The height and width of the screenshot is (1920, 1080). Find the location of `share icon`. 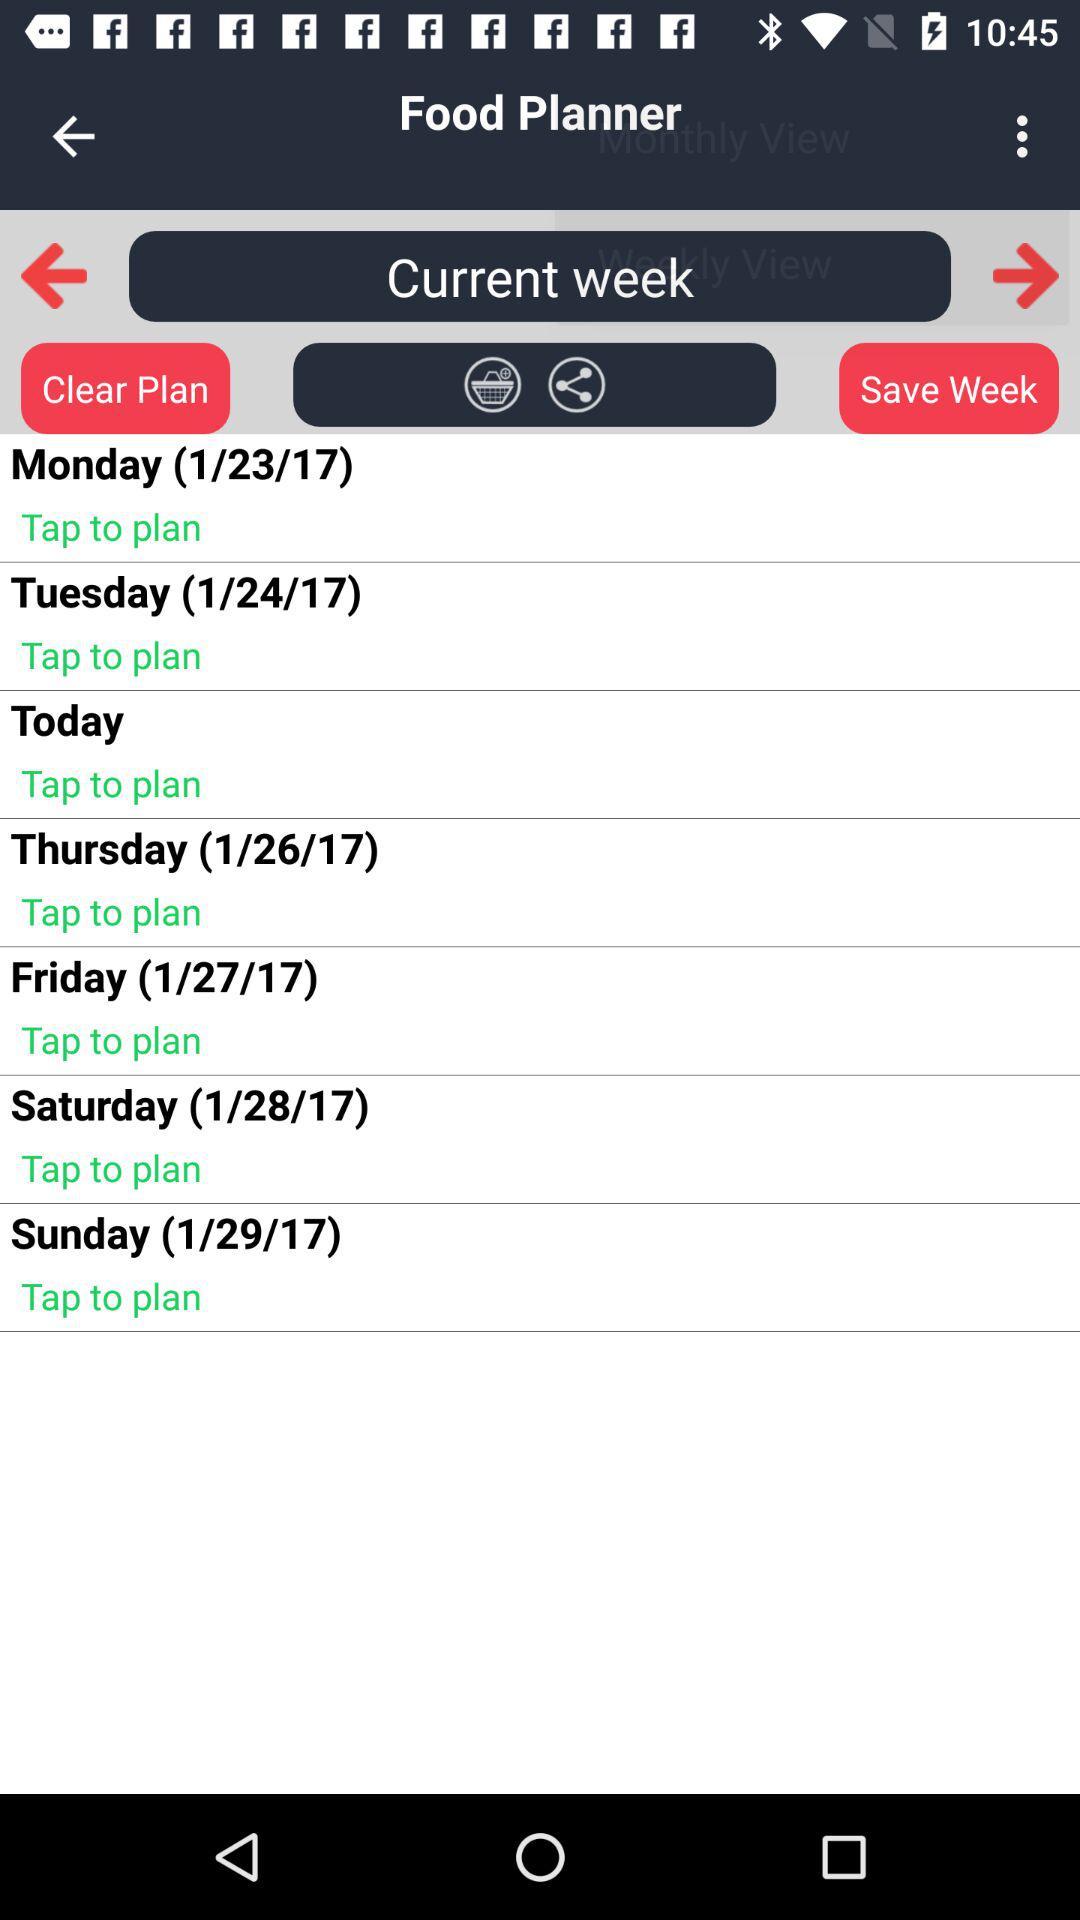

share icon is located at coordinates (576, 384).